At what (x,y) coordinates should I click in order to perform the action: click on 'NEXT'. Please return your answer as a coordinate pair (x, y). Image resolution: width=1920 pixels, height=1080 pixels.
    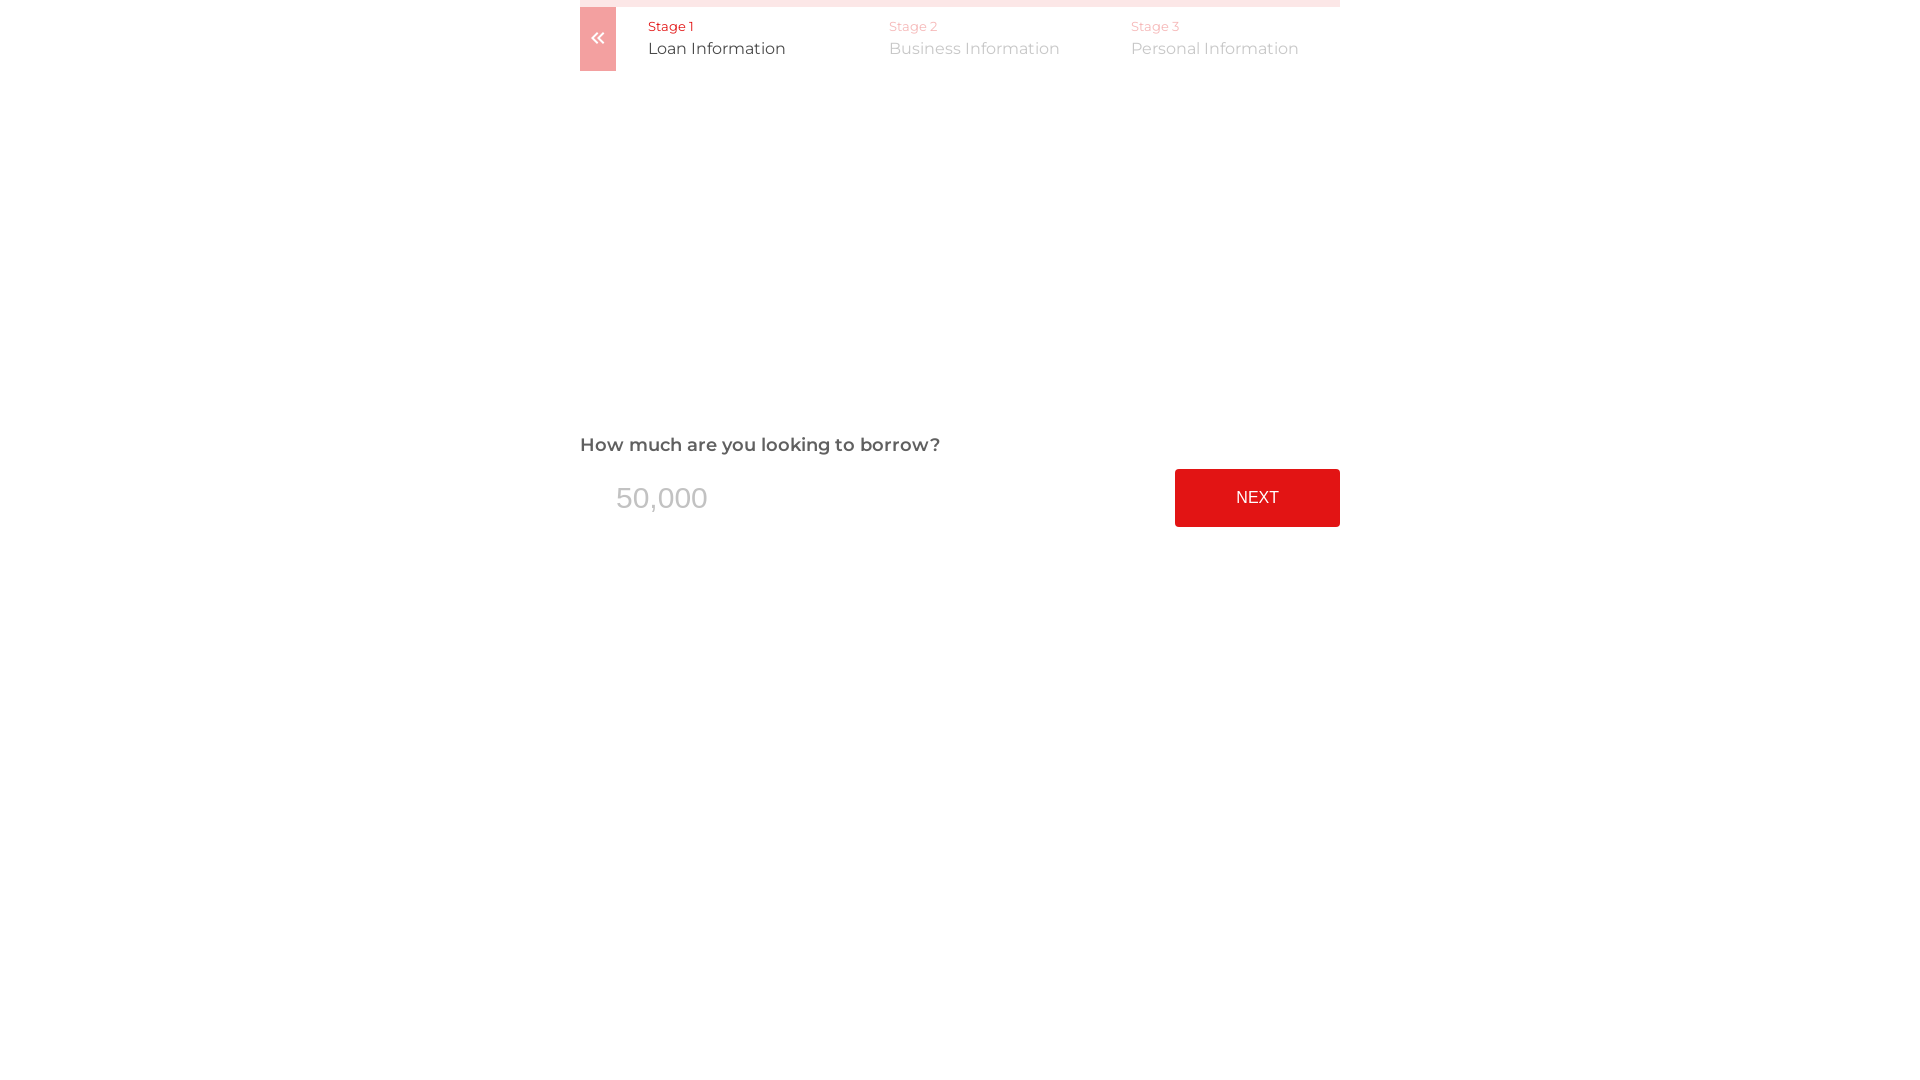
    Looking at the image, I should click on (1175, 496).